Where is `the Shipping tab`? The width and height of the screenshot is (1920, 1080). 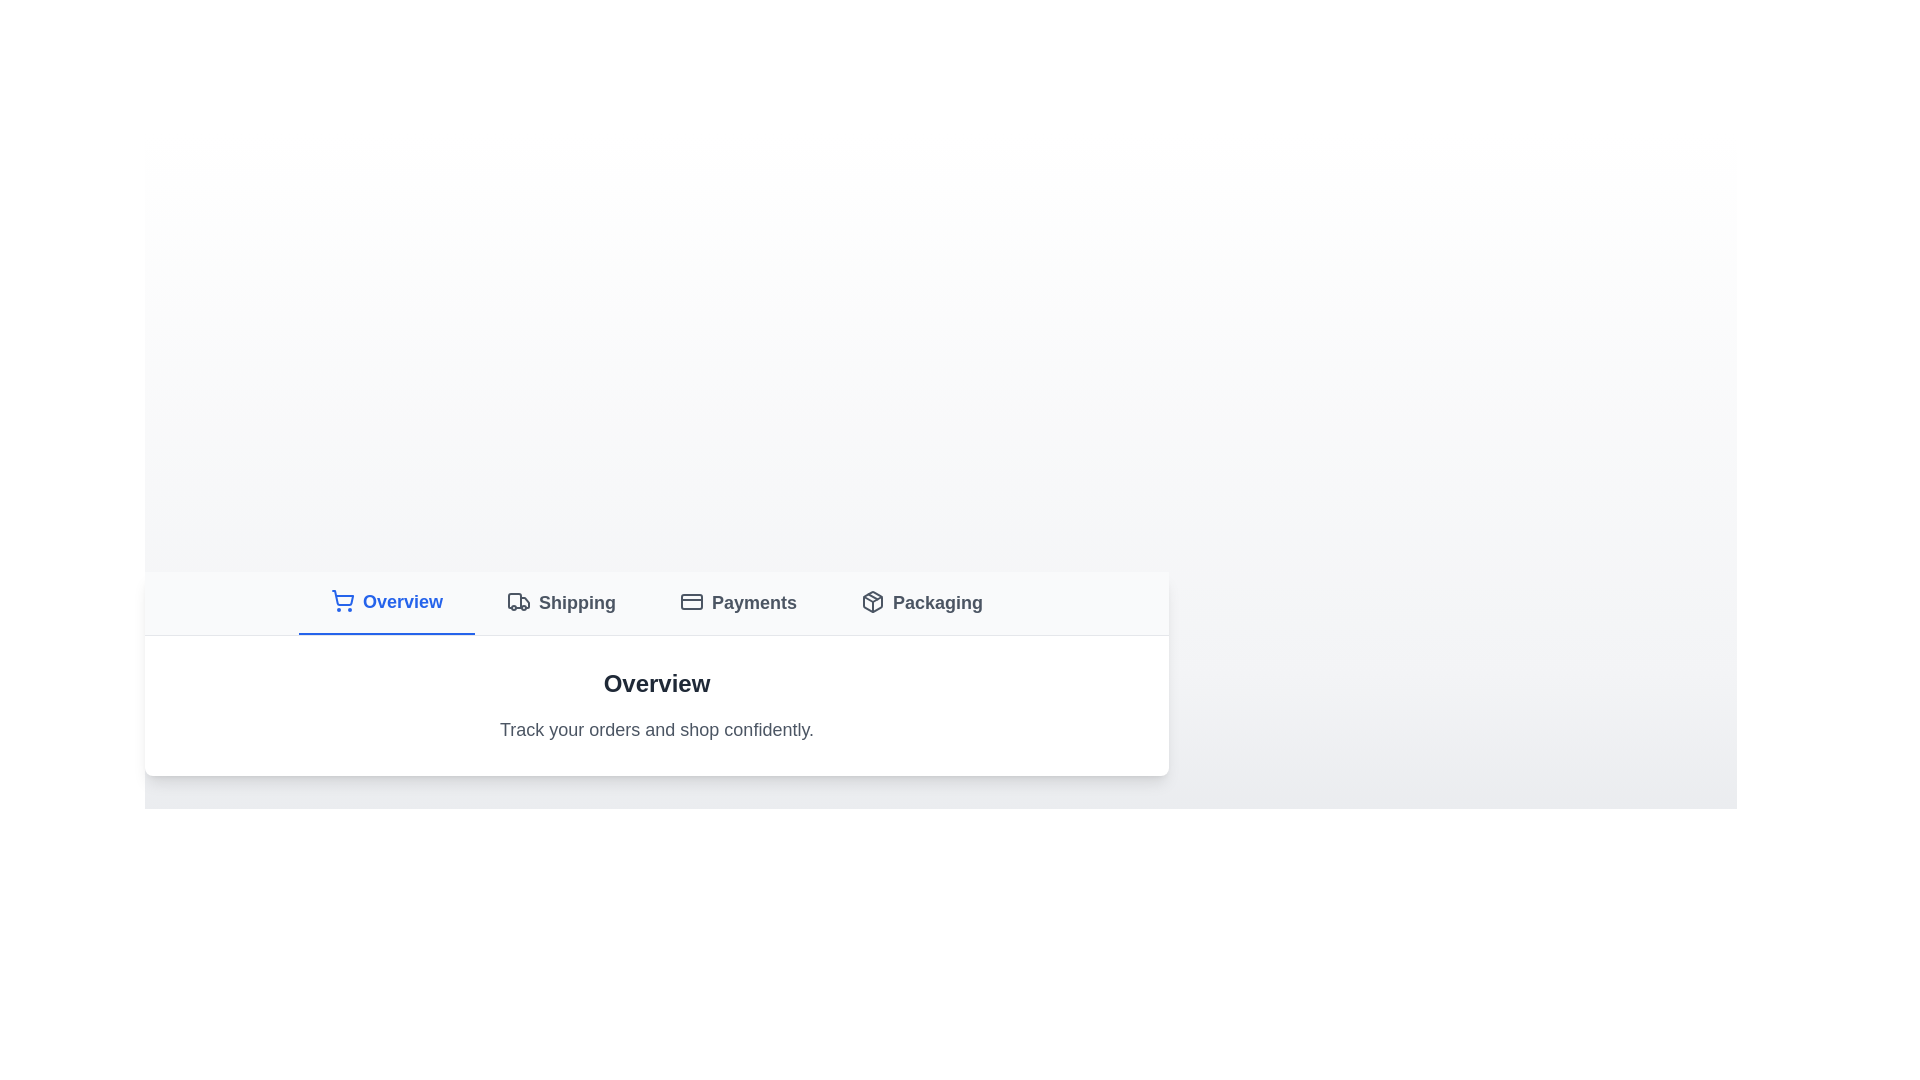 the Shipping tab is located at coordinates (560, 602).